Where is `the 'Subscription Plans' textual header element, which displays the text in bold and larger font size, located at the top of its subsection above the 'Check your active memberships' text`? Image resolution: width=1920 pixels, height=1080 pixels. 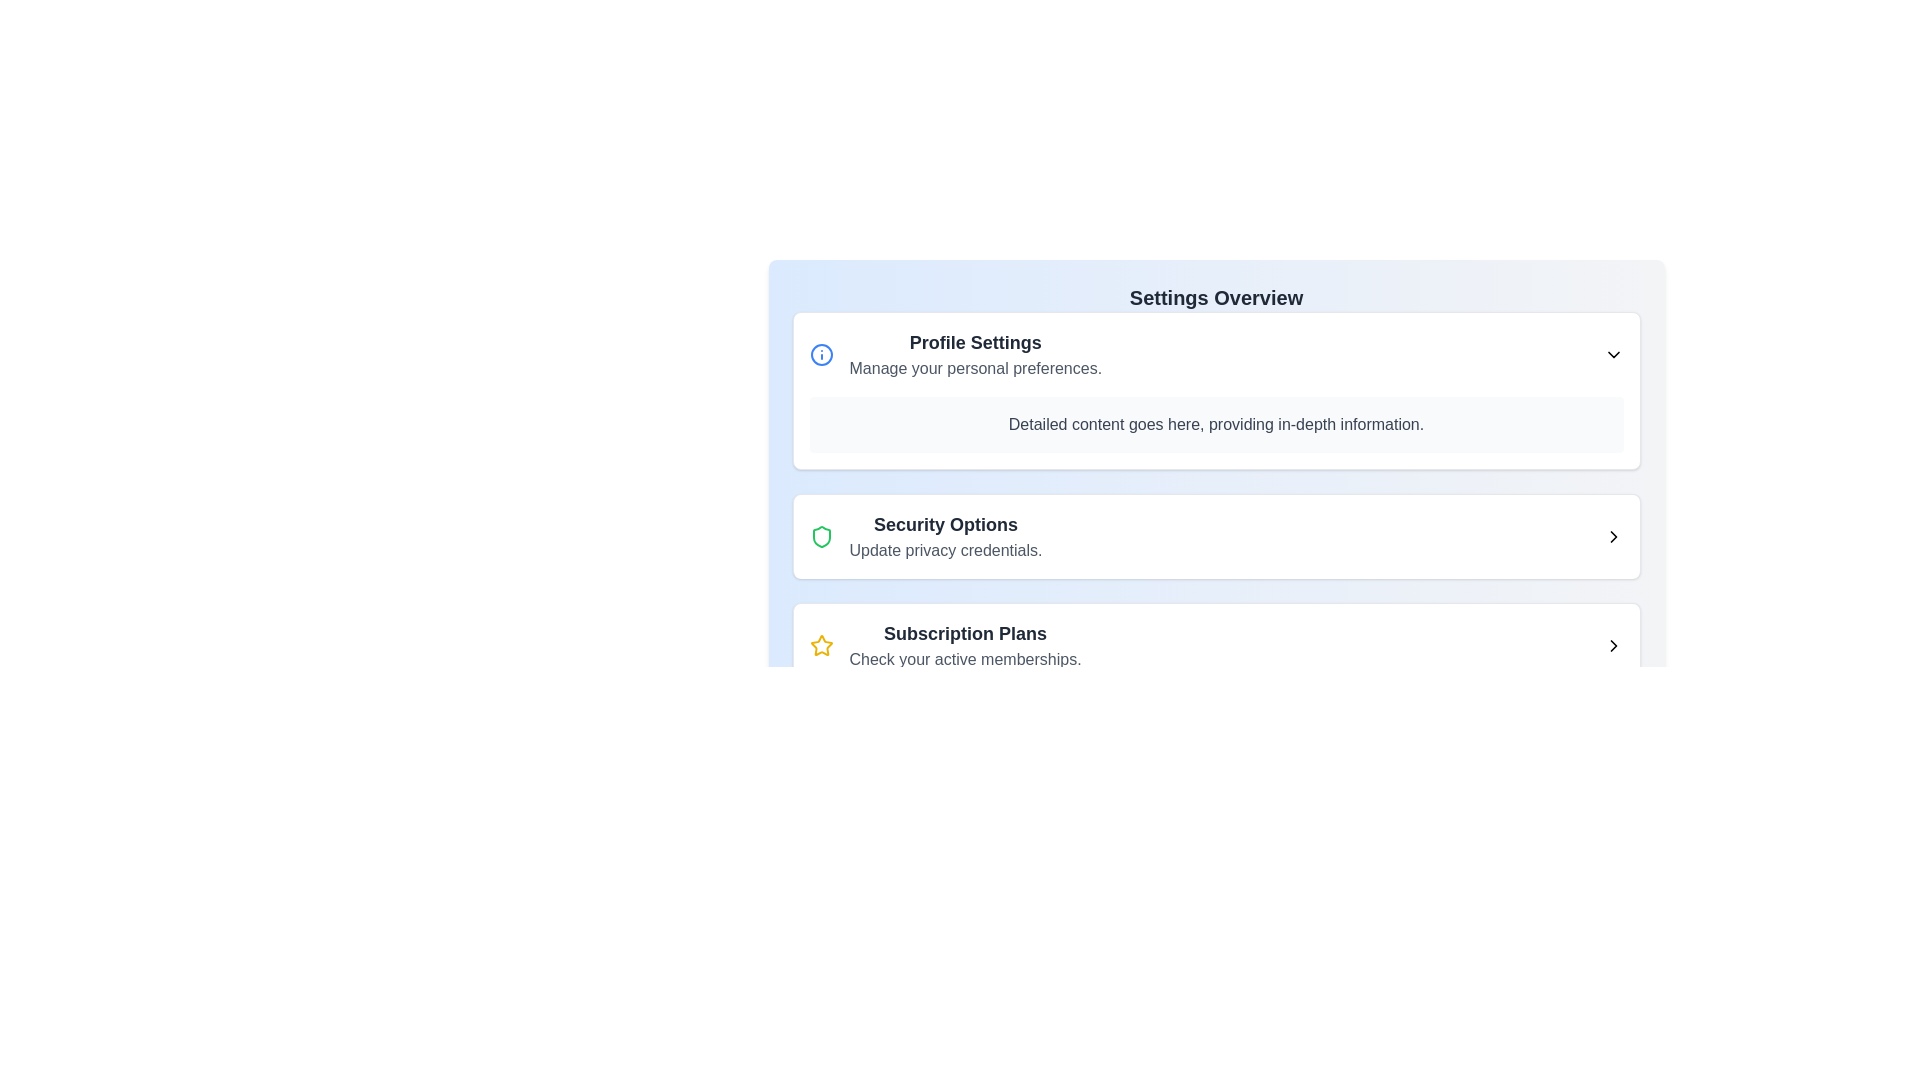 the 'Subscription Plans' textual header element, which displays the text in bold and larger font size, located at the top of its subsection above the 'Check your active memberships' text is located at coordinates (965, 633).